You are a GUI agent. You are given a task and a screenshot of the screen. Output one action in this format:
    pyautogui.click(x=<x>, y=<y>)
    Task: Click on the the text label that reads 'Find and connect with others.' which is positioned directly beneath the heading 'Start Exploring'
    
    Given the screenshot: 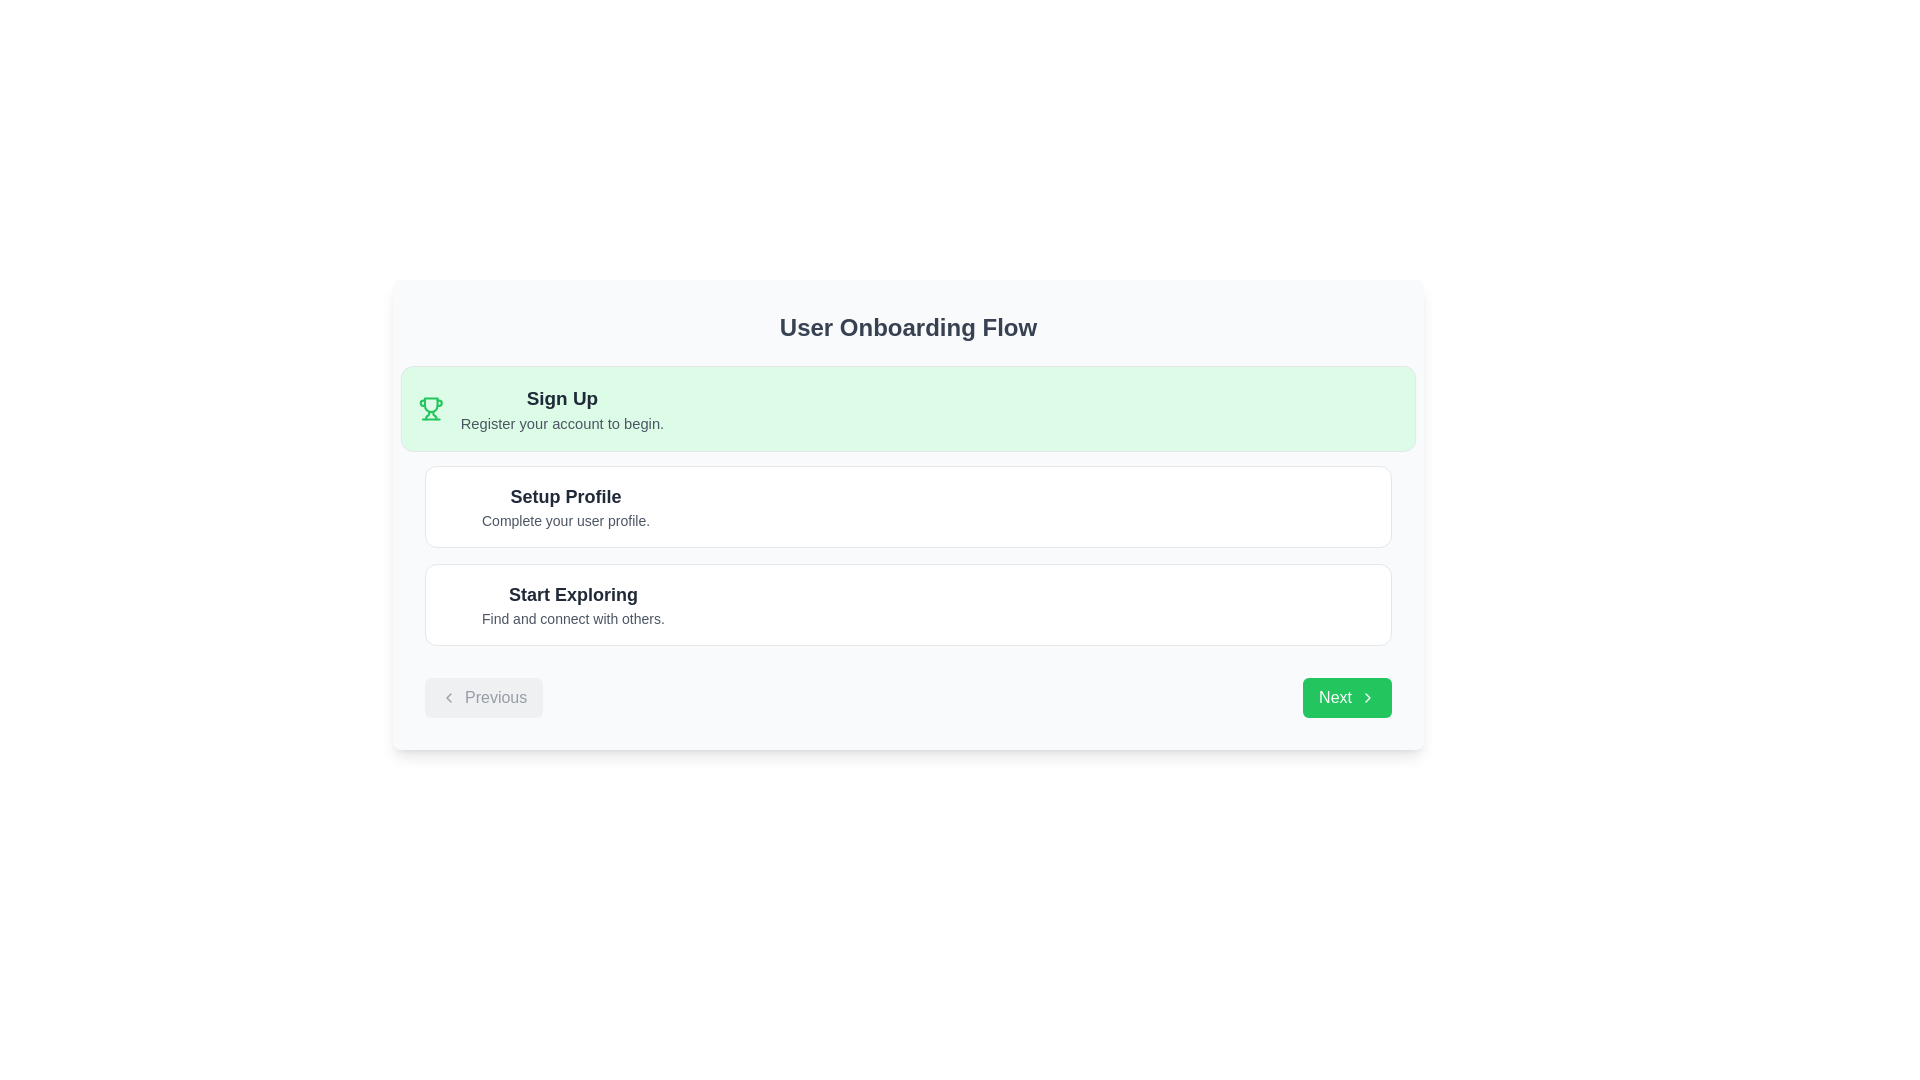 What is the action you would take?
    pyautogui.click(x=572, y=617)
    